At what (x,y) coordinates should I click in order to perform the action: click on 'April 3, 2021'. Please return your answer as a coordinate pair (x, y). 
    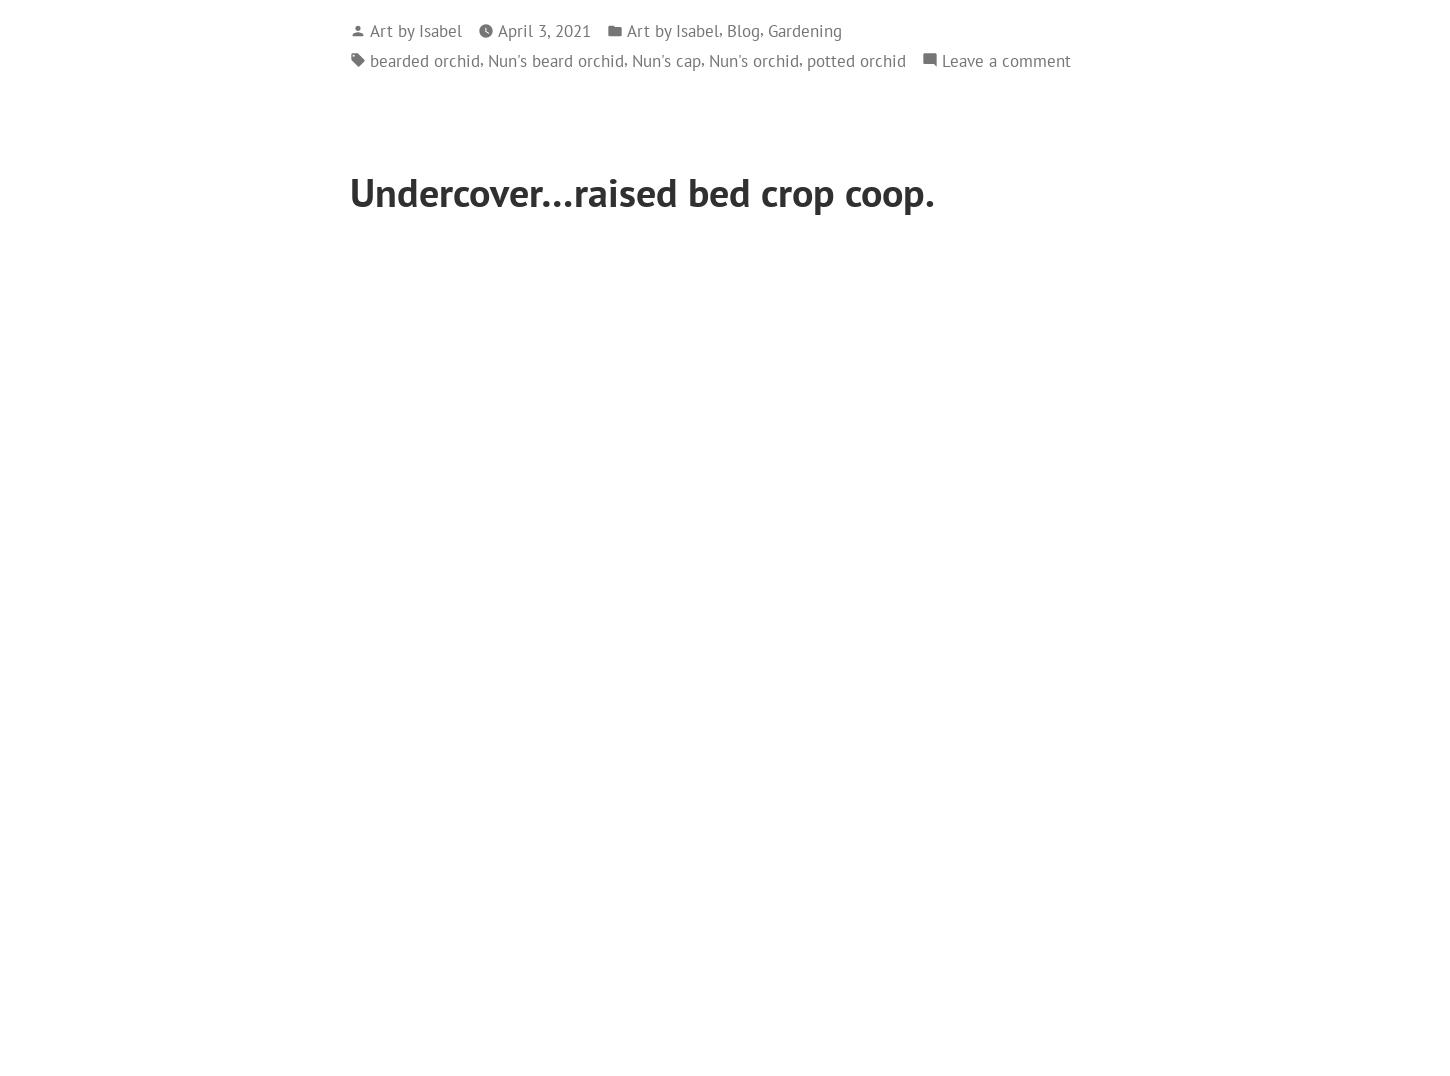
    Looking at the image, I should click on (544, 28).